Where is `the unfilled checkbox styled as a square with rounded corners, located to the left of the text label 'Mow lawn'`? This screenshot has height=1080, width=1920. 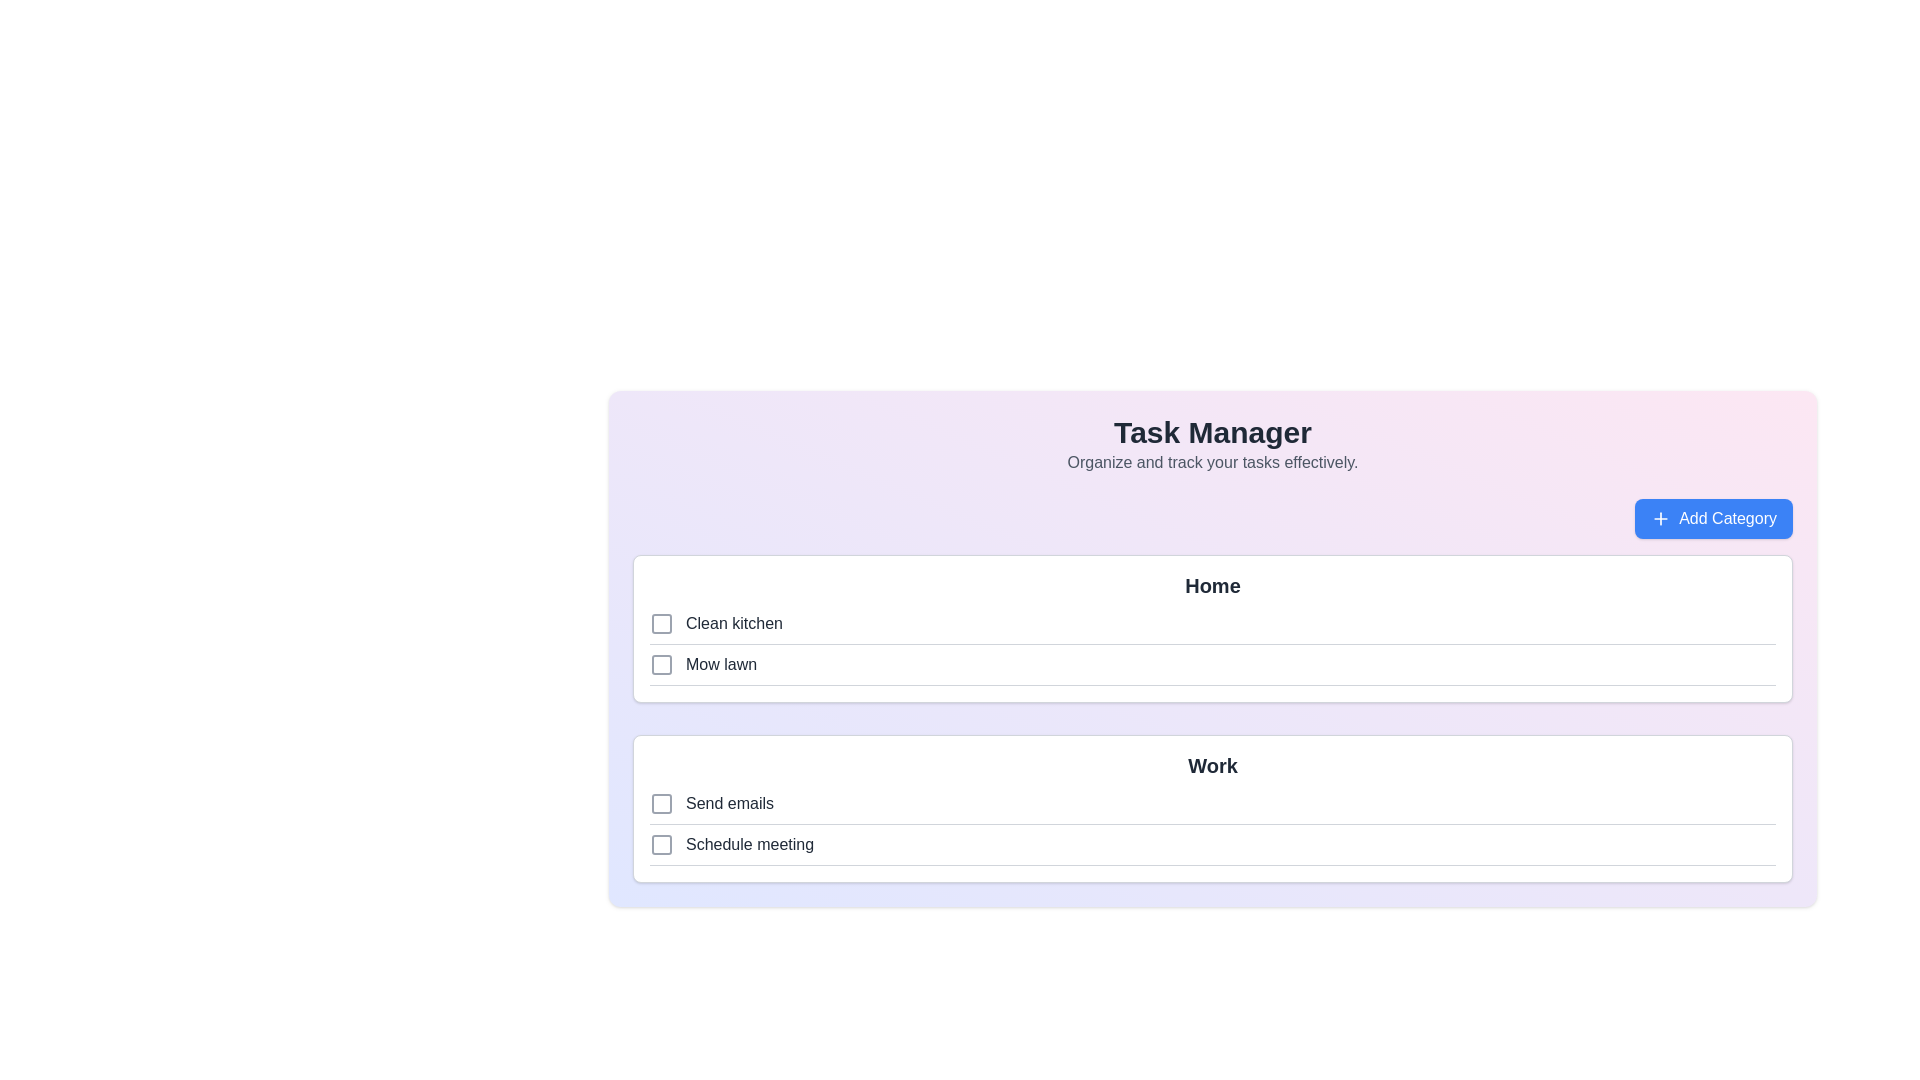
the unfilled checkbox styled as a square with rounded corners, located to the left of the text label 'Mow lawn' is located at coordinates (662, 664).